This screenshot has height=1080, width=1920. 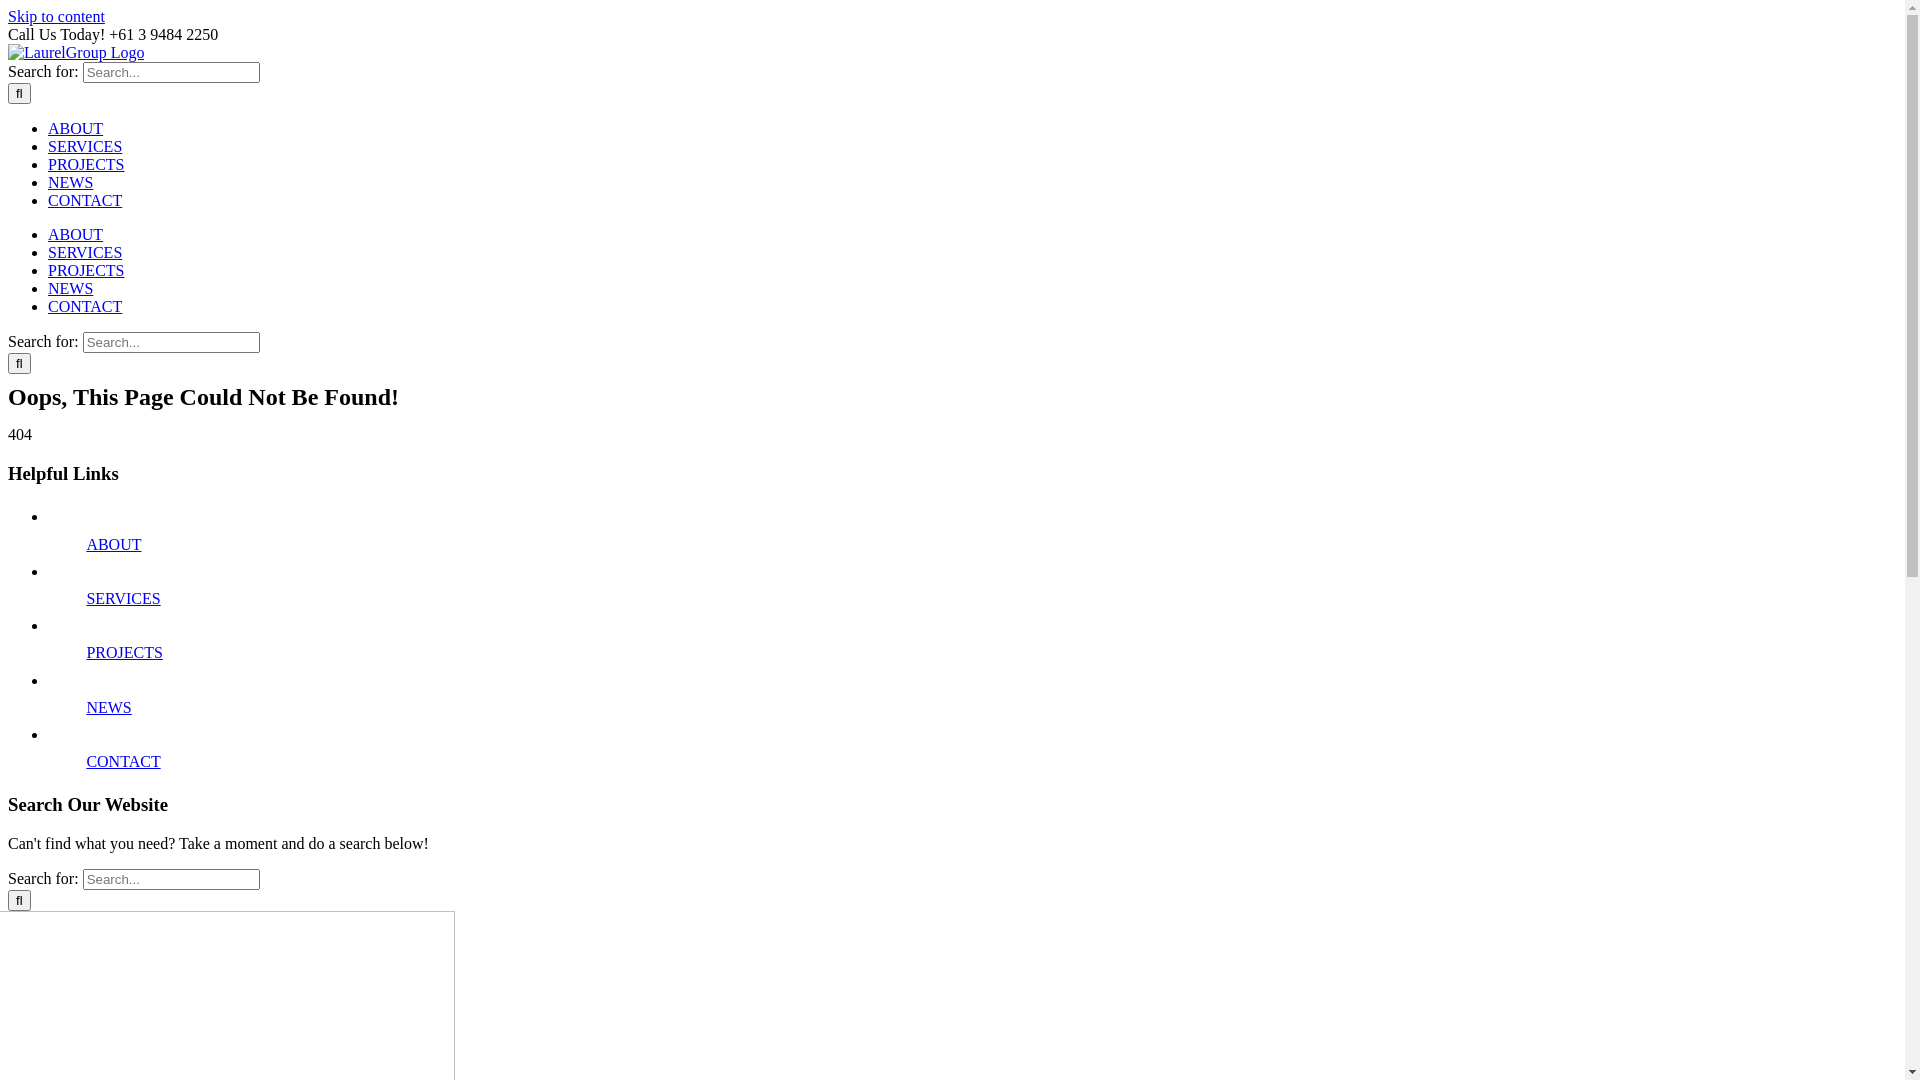 What do you see at coordinates (85, 761) in the screenshot?
I see `'CONTACT'` at bounding box center [85, 761].